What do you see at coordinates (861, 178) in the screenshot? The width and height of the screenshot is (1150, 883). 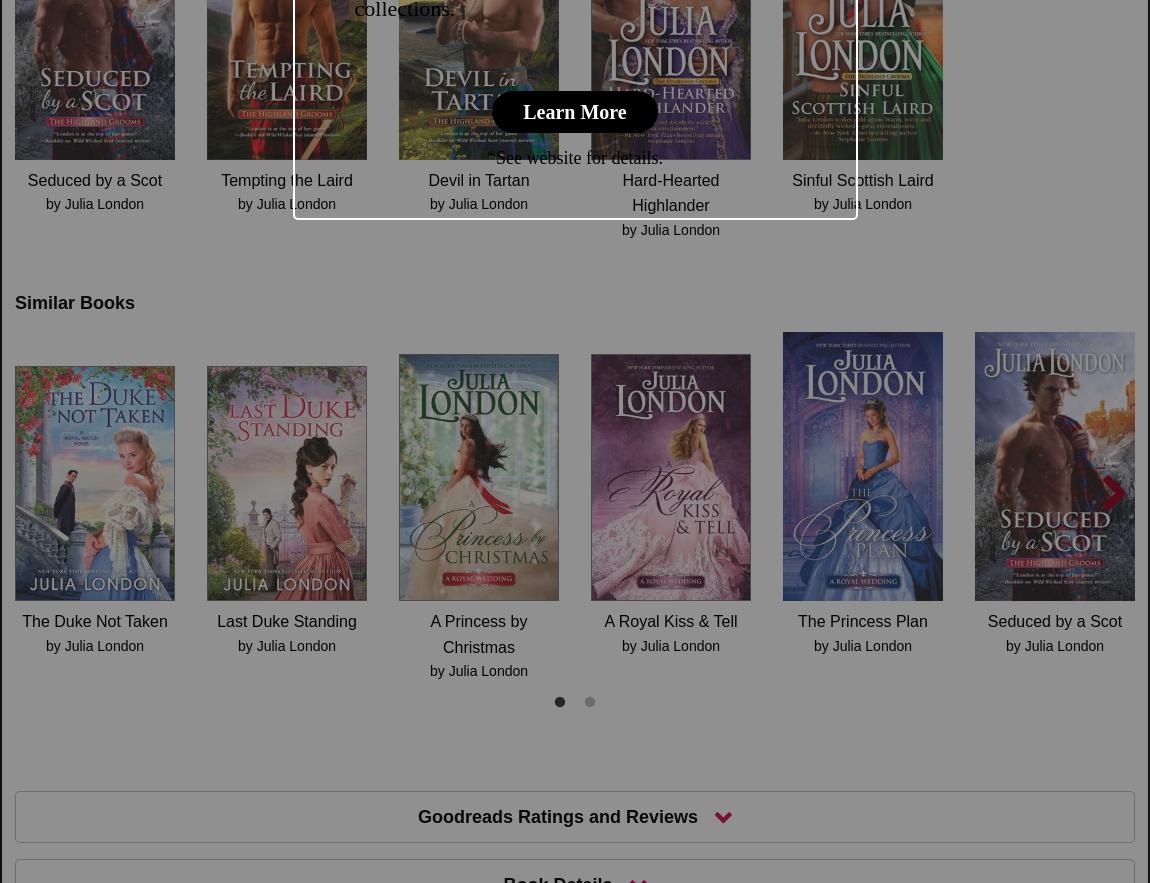 I see `'Sinful Scottish Laird'` at bounding box center [861, 178].